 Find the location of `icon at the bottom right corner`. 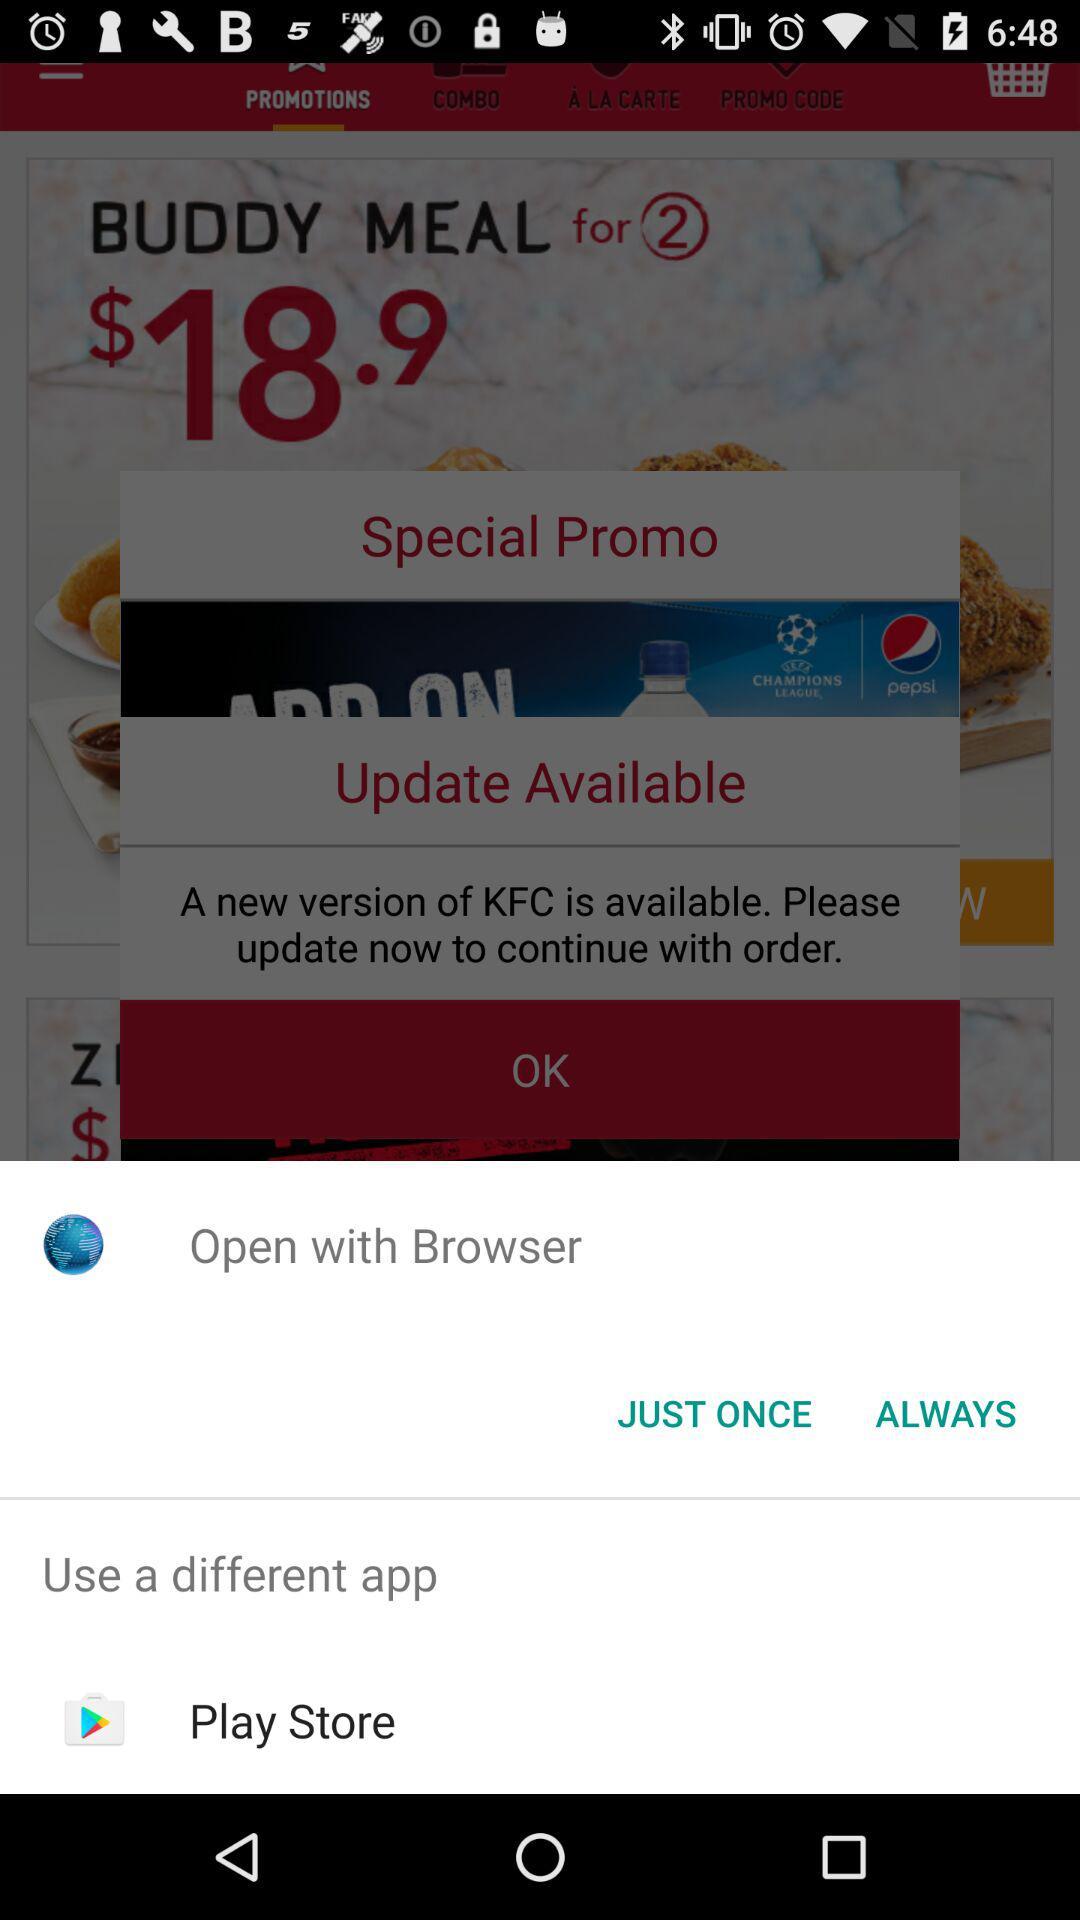

icon at the bottom right corner is located at coordinates (945, 1411).